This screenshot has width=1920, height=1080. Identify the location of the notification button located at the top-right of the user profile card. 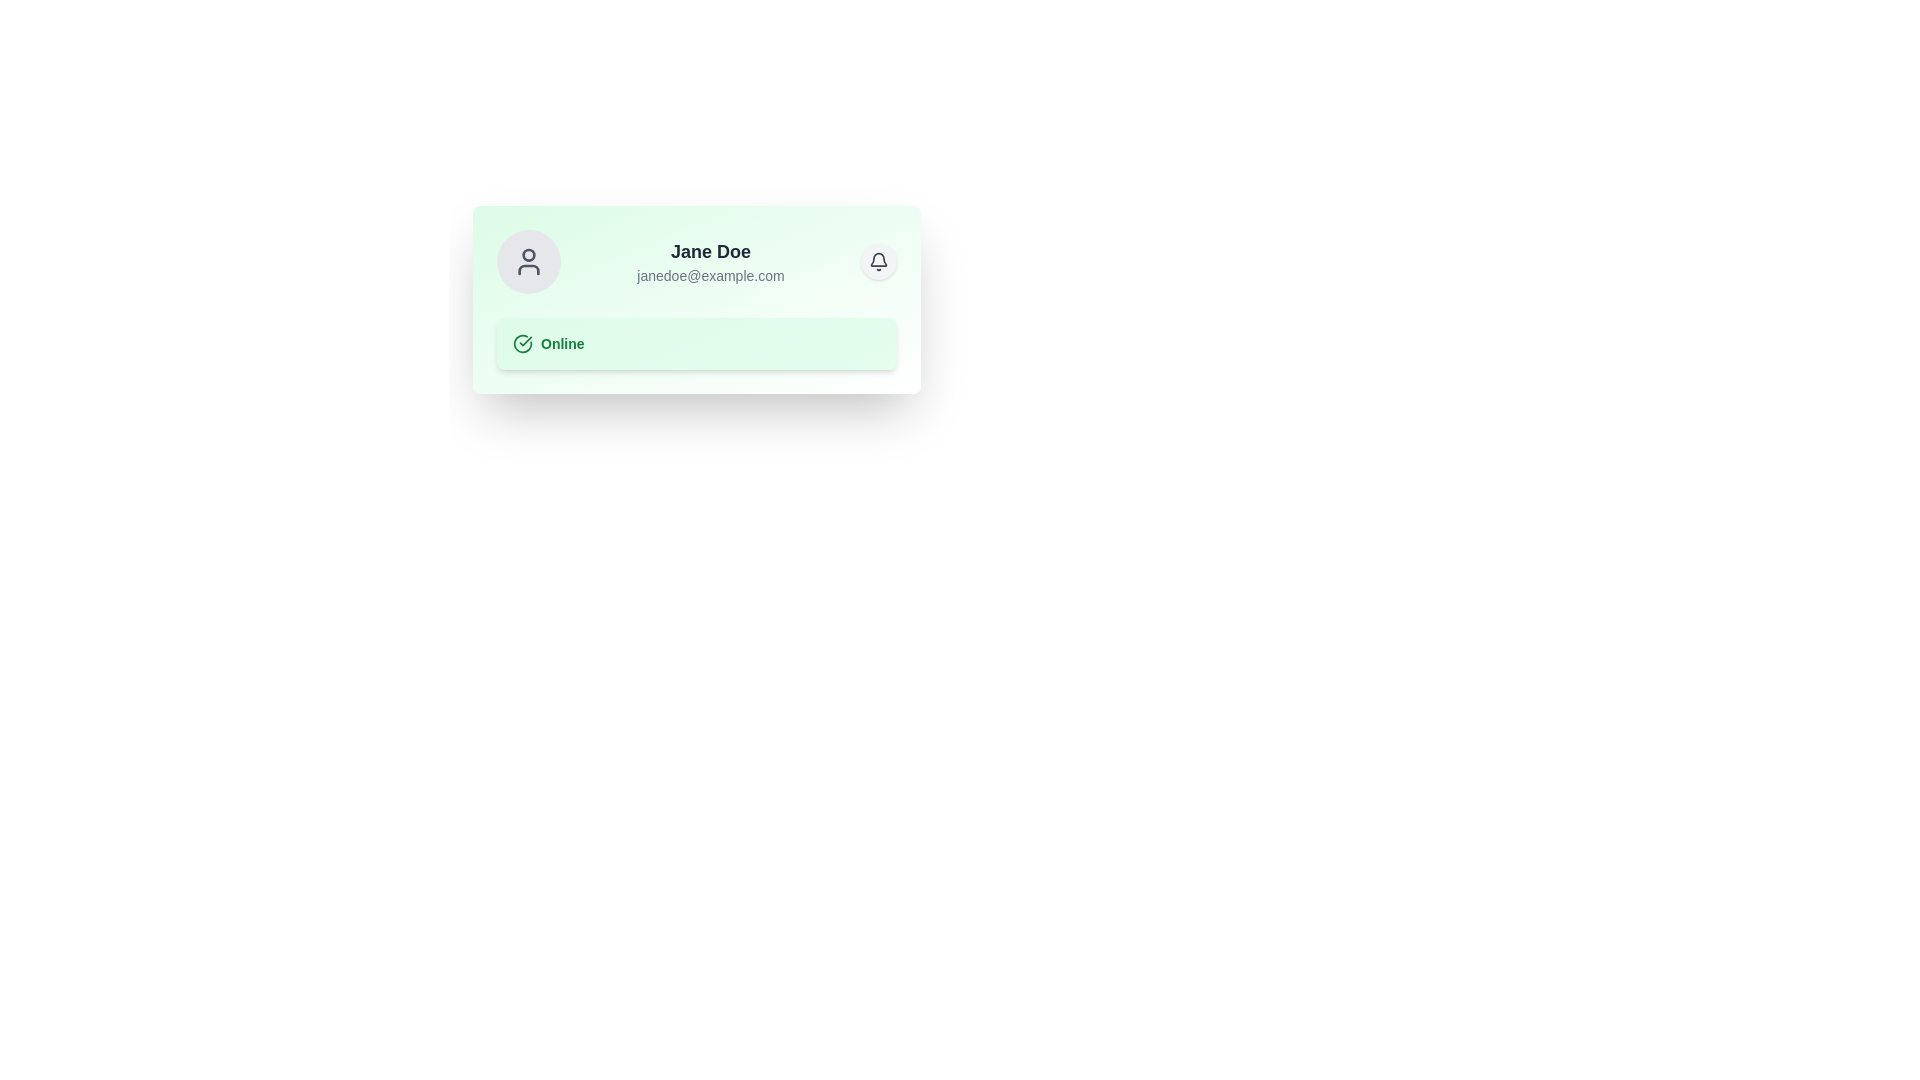
(878, 261).